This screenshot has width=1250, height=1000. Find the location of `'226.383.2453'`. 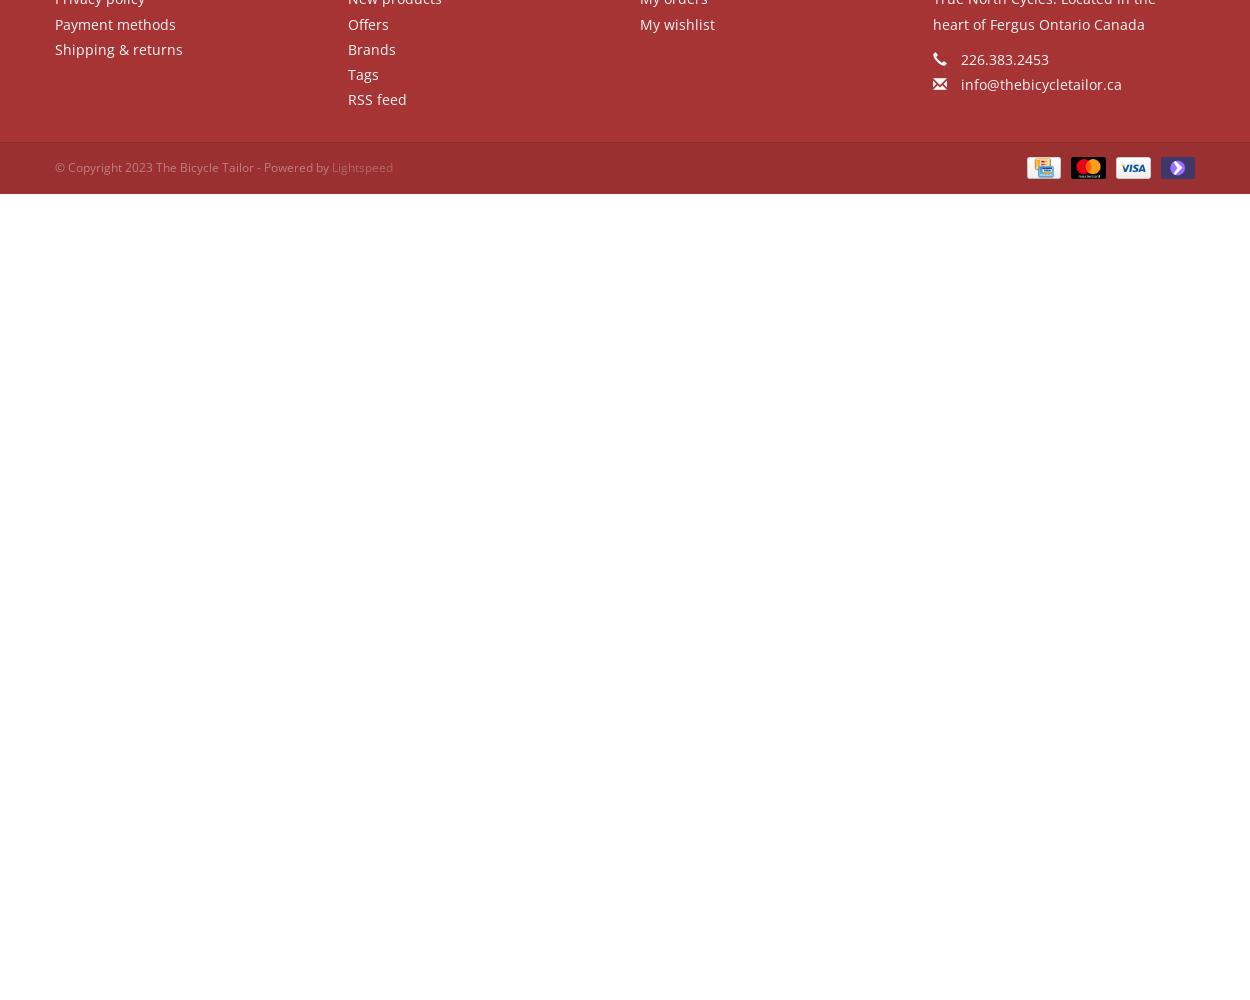

'226.383.2453' is located at coordinates (955, 58).